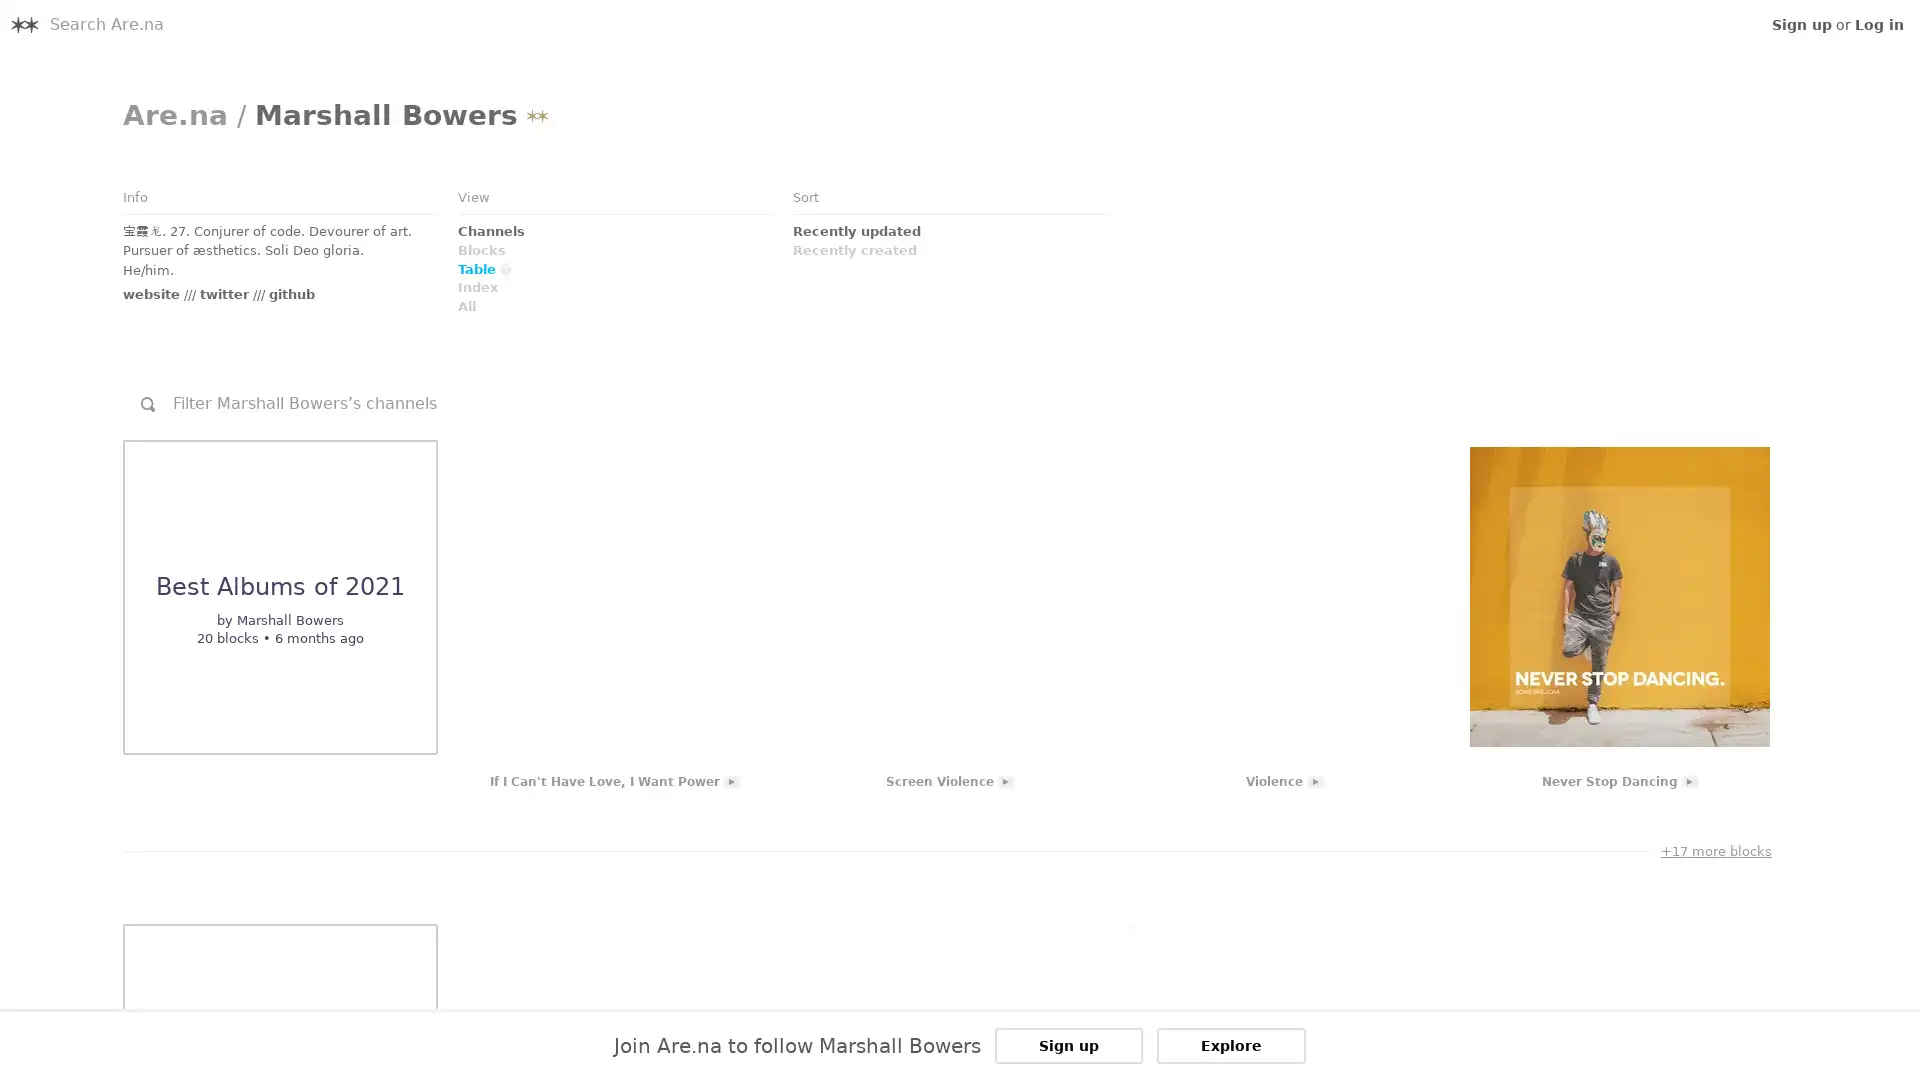  I want to click on Link to Channel: undefined, so click(278, 595).